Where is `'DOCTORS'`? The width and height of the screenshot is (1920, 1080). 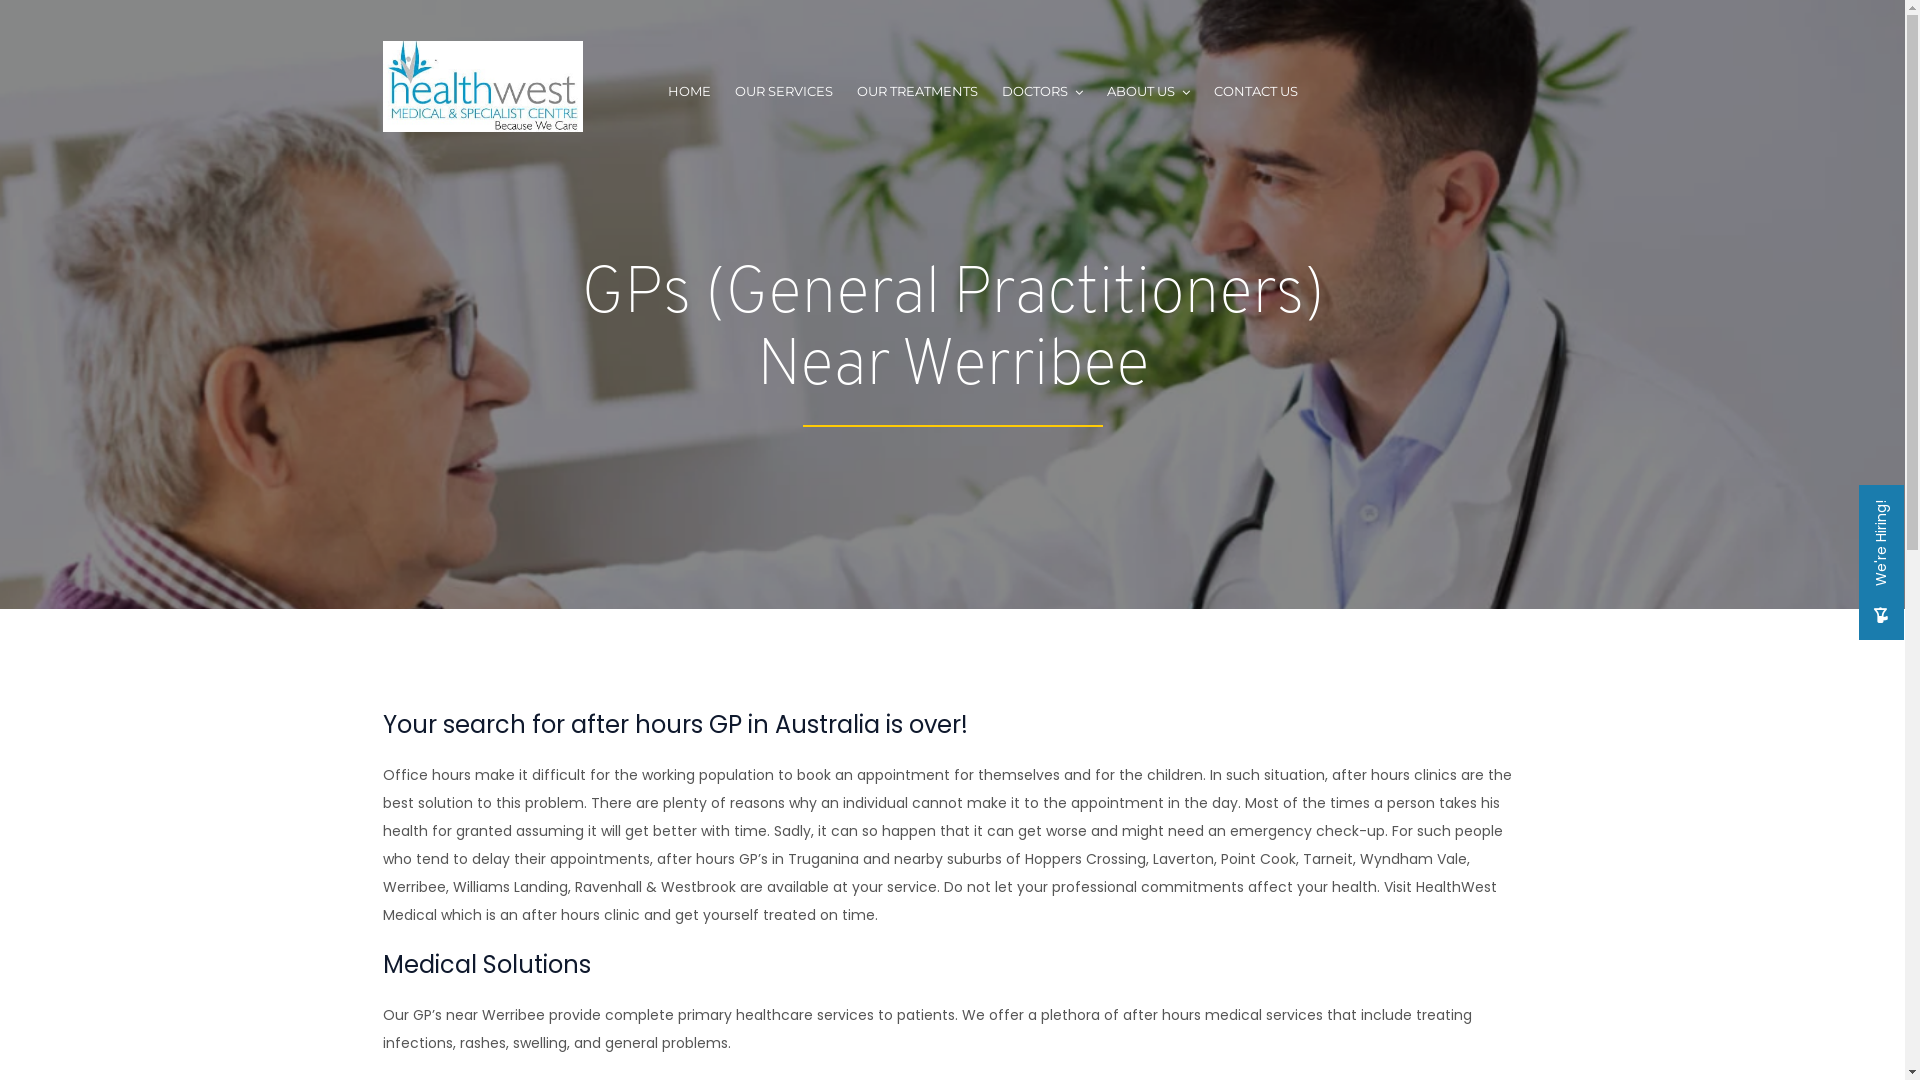 'DOCTORS' is located at coordinates (1002, 93).